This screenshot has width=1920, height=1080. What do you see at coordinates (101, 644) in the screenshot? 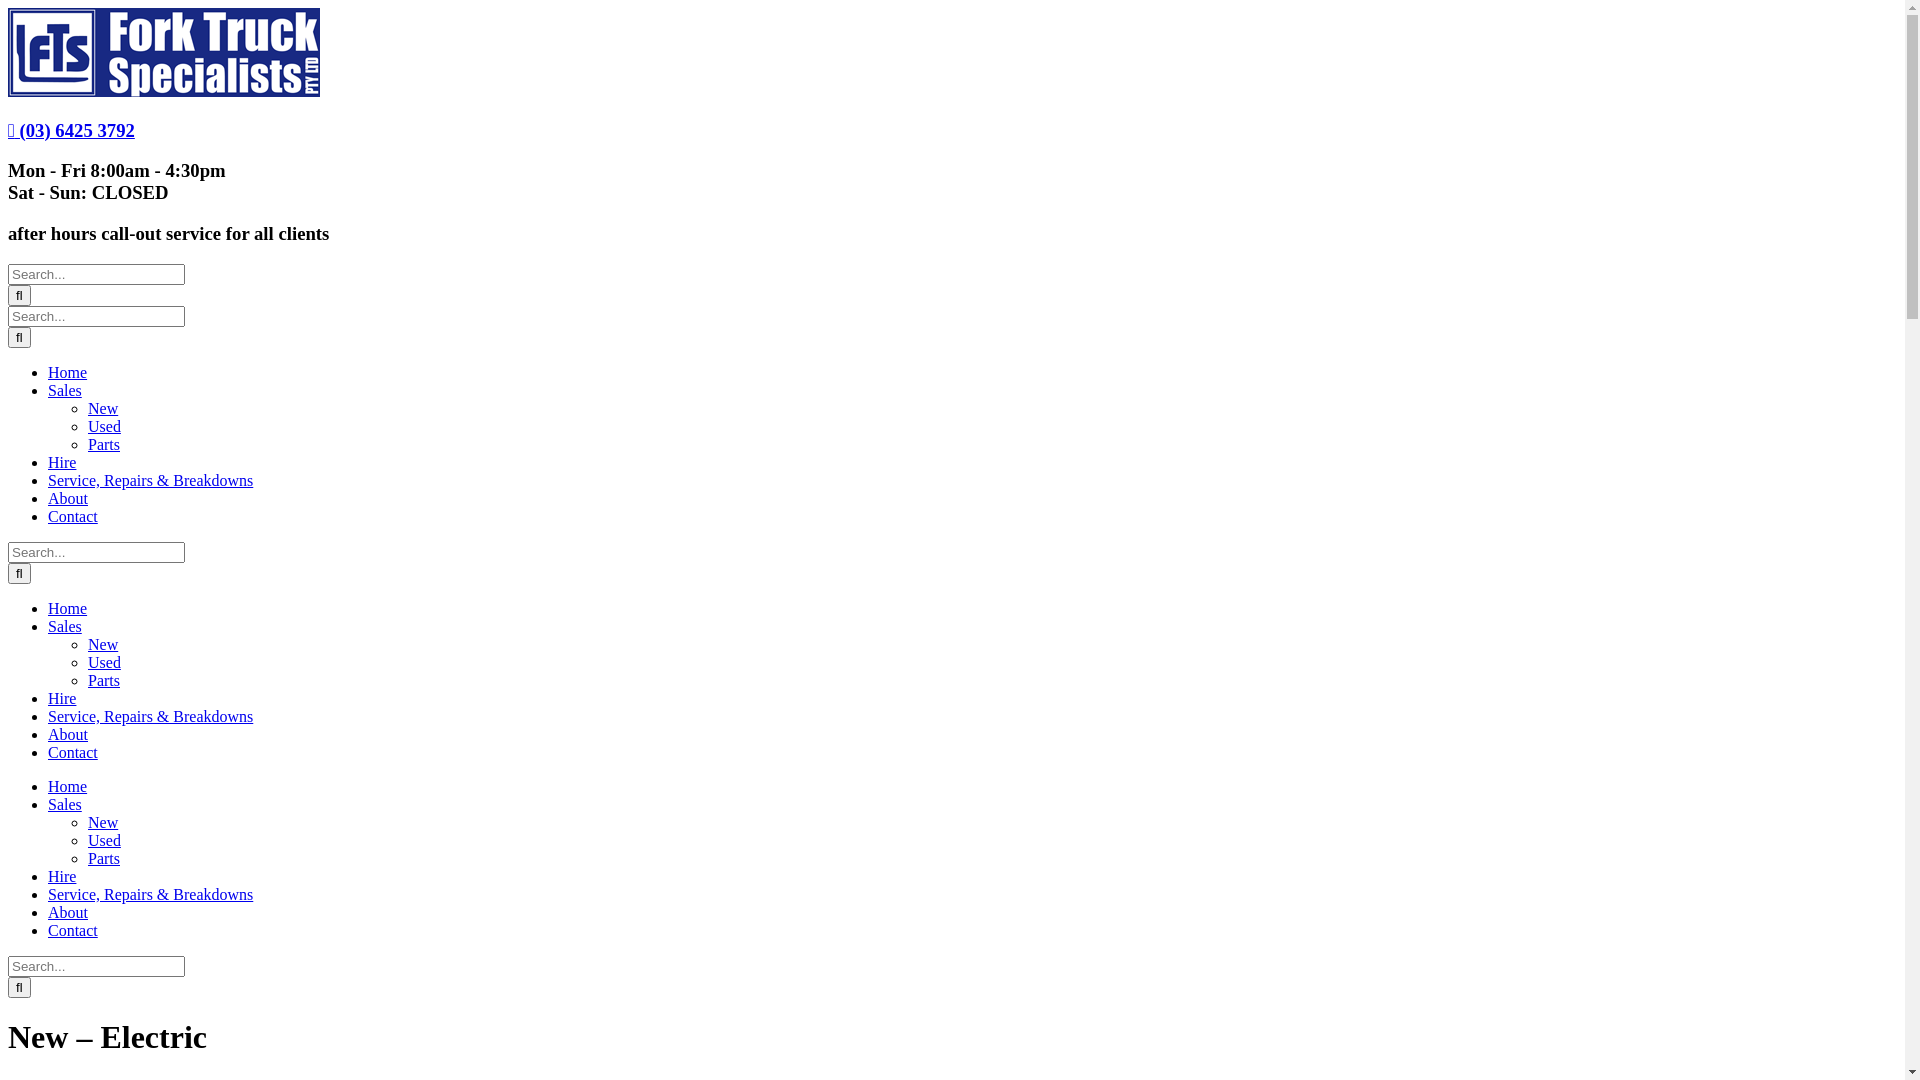
I see `'New'` at bounding box center [101, 644].